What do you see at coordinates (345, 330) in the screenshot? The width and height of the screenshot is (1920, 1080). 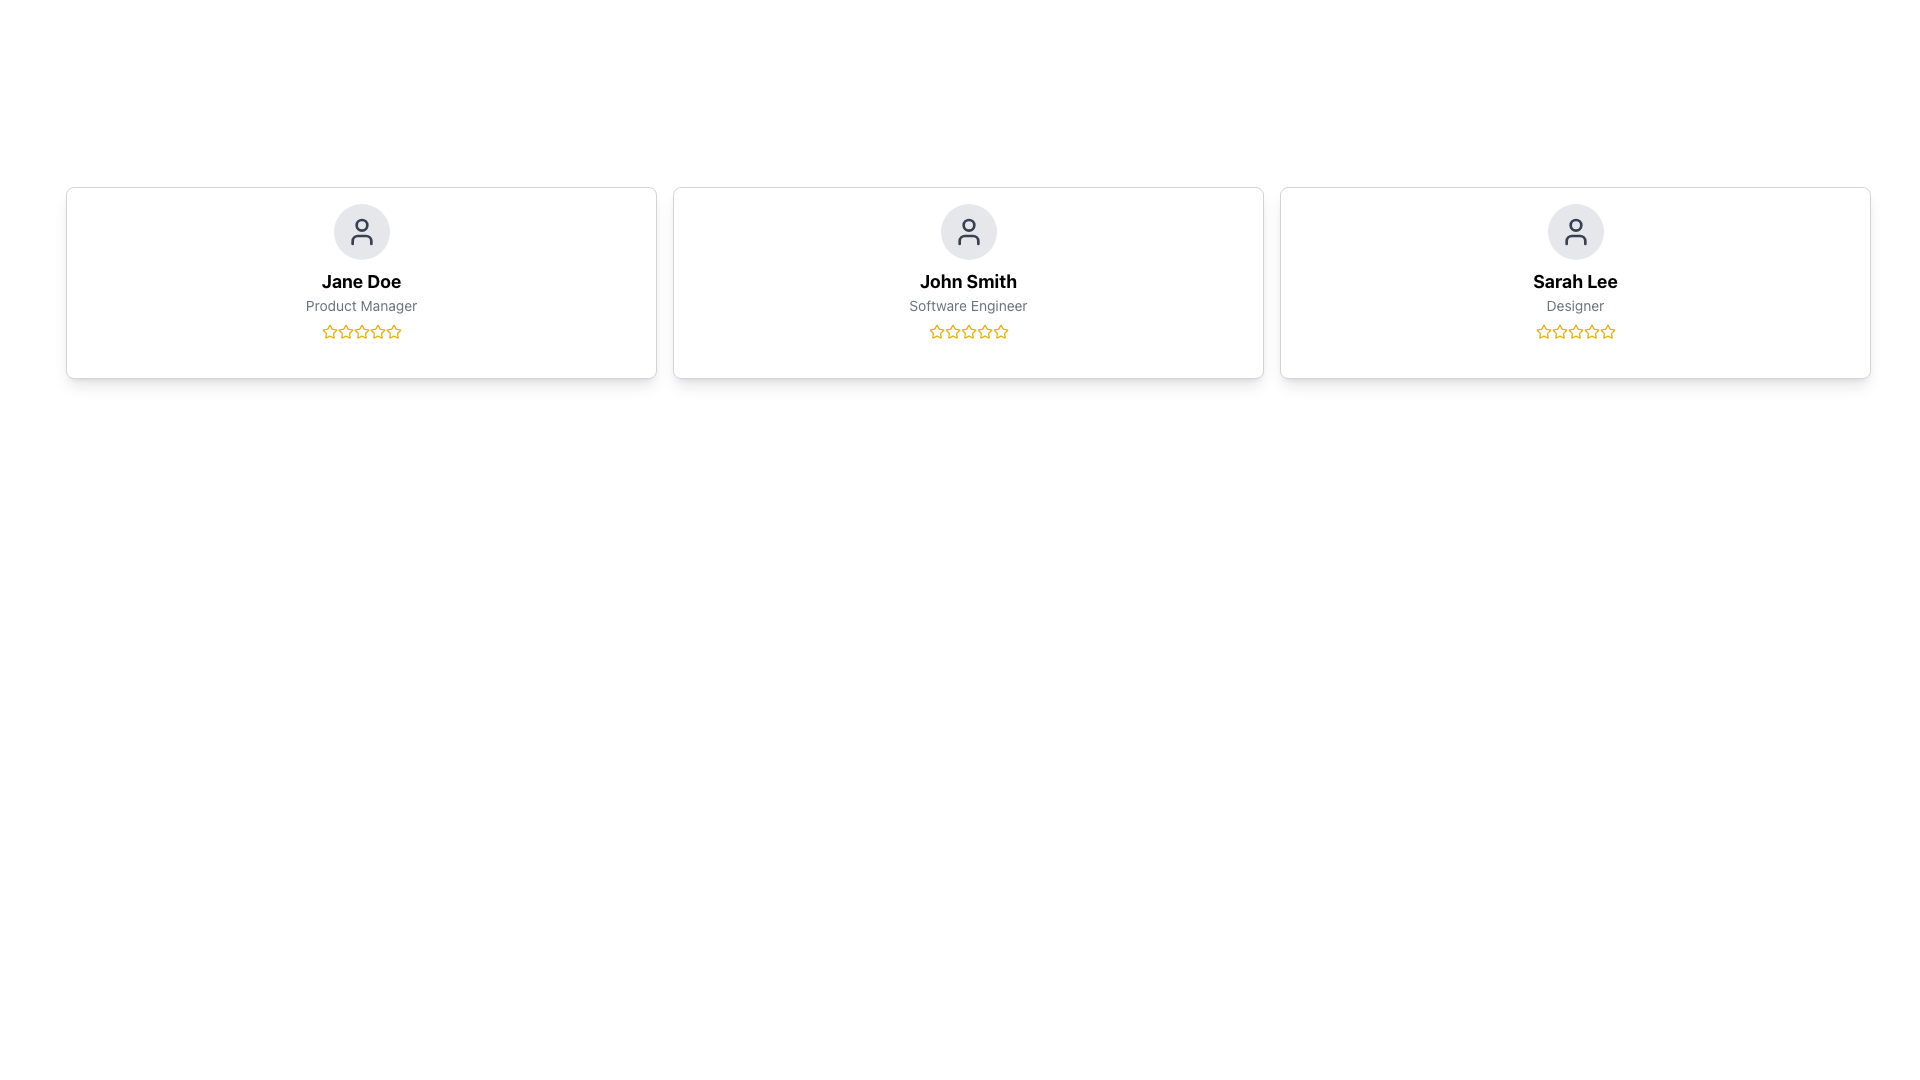 I see `the second star icon used for the rating level in the profile of 'Jane Doe', 'Product Manager' to interact with it` at bounding box center [345, 330].